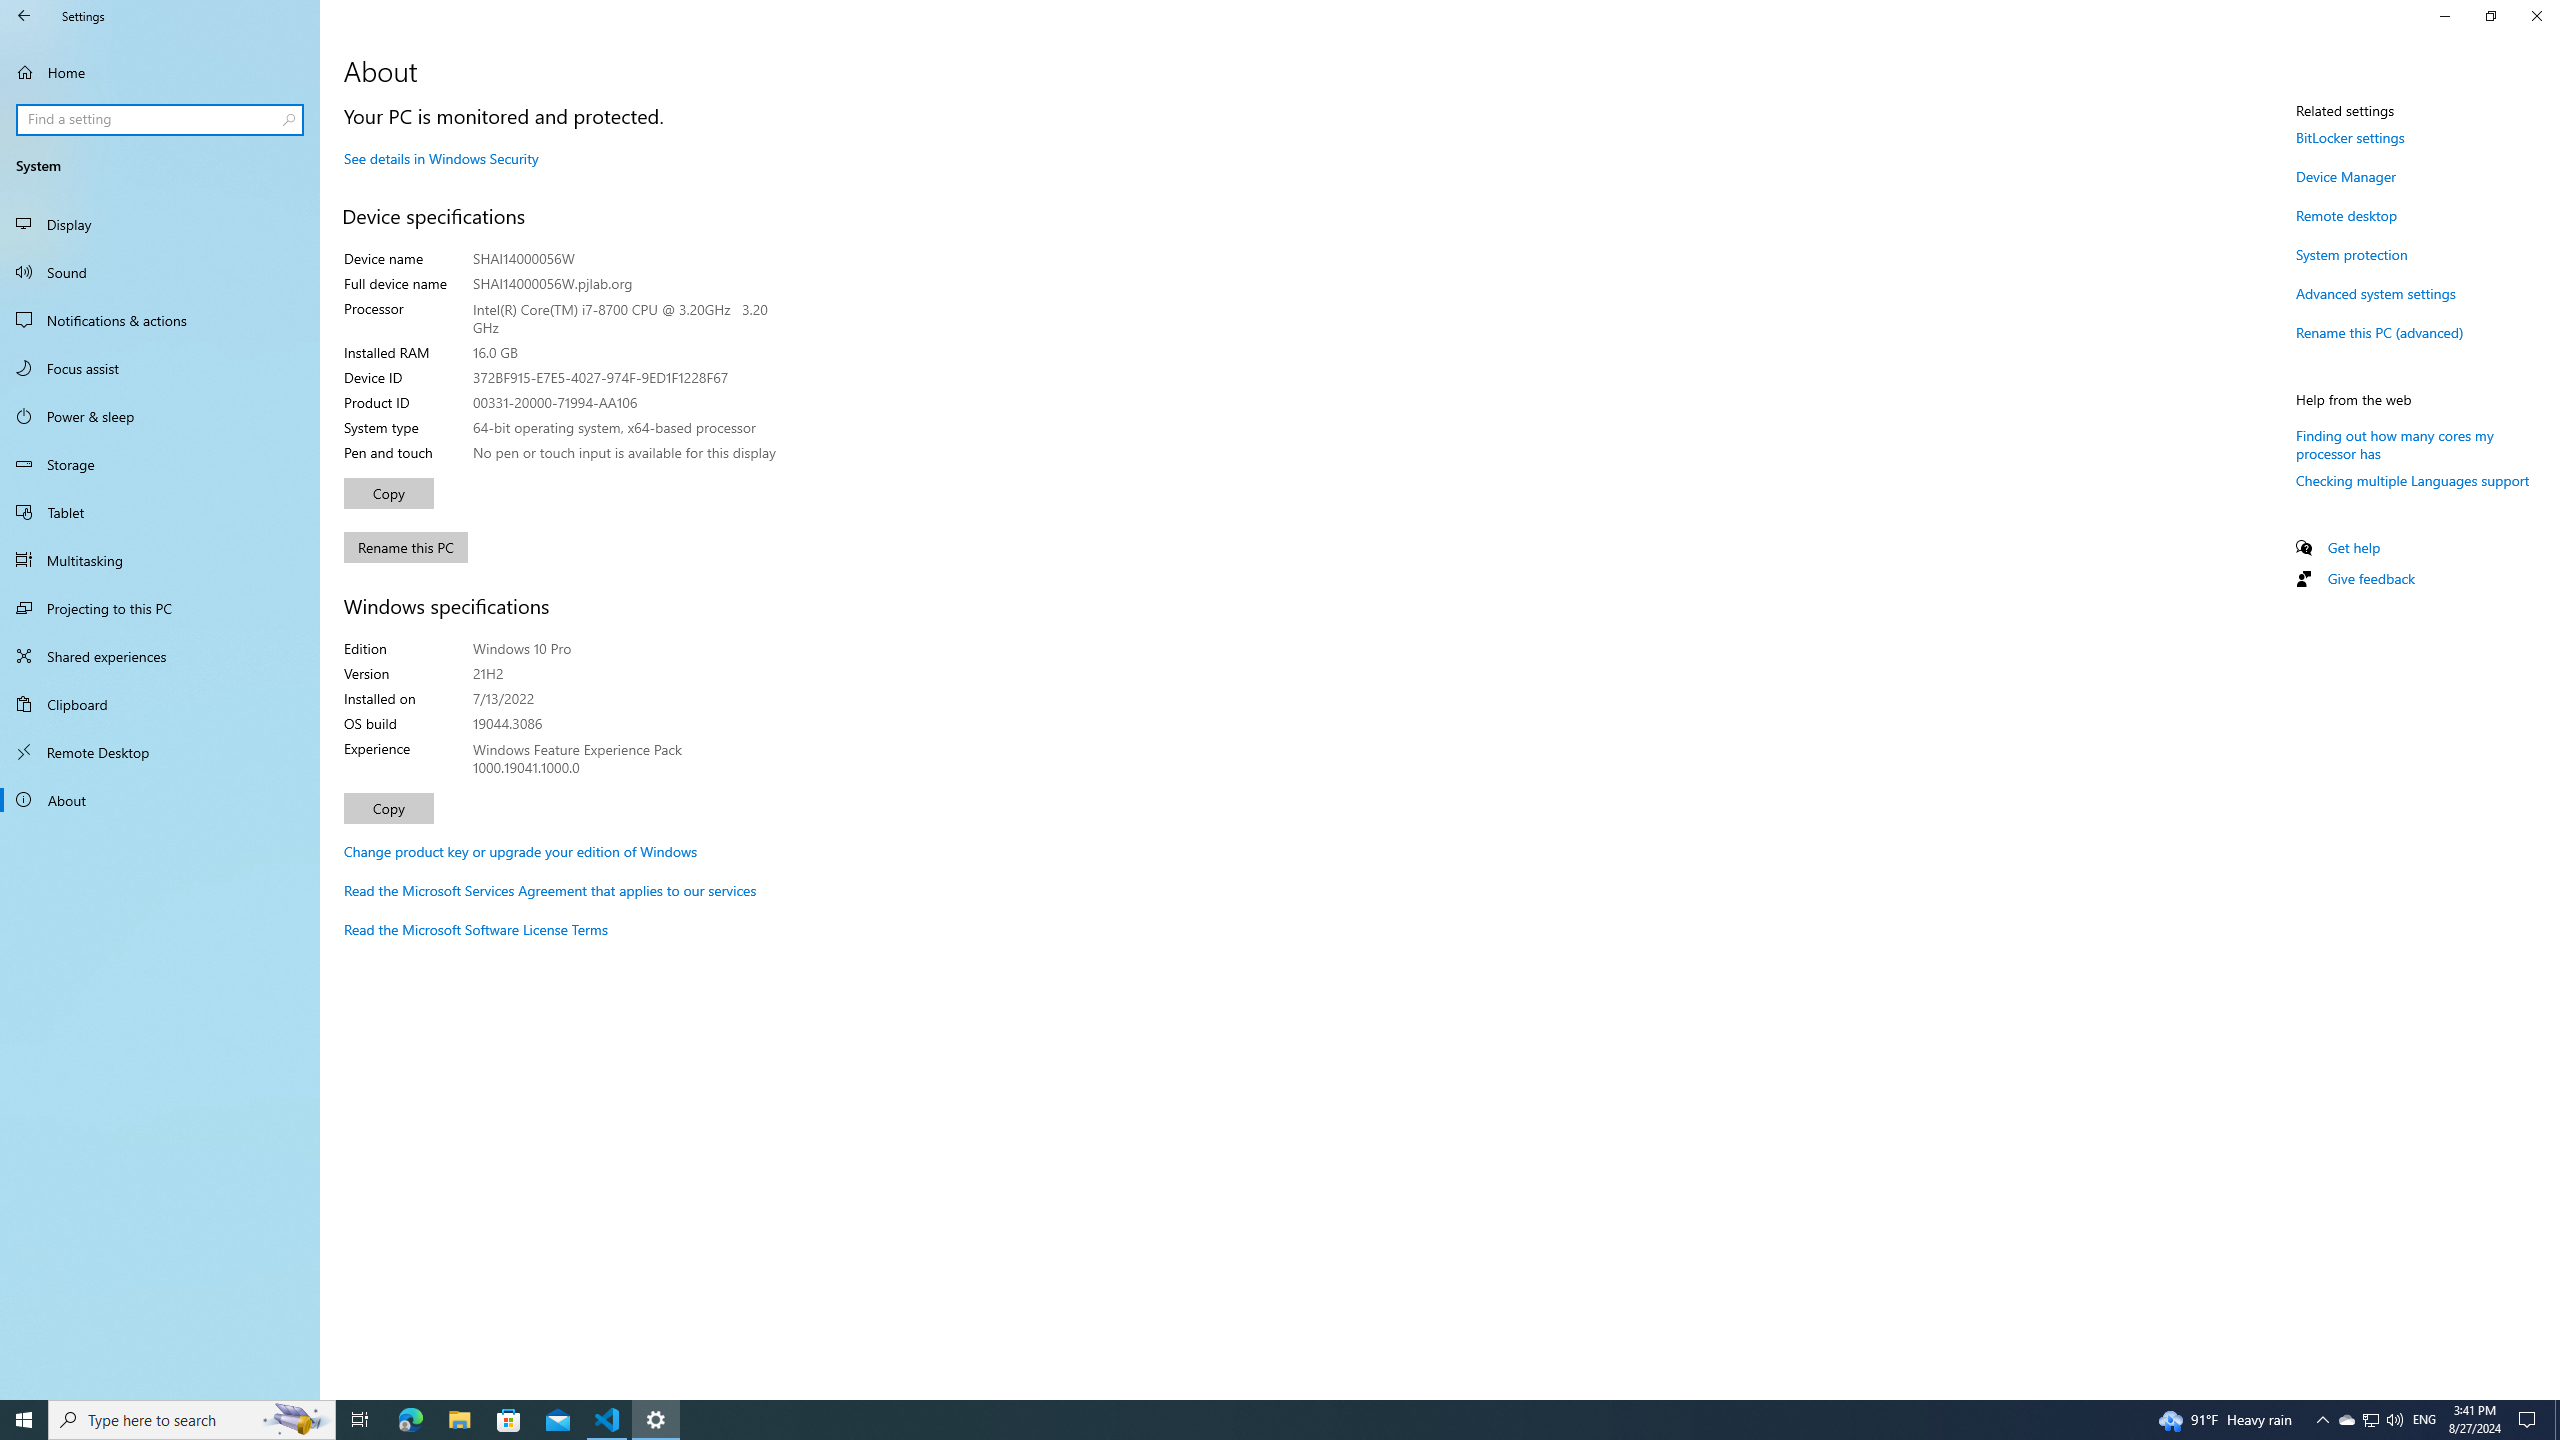  Describe the element at coordinates (476, 928) in the screenshot. I see `'Read the Microsoft Software License Terms'` at that location.